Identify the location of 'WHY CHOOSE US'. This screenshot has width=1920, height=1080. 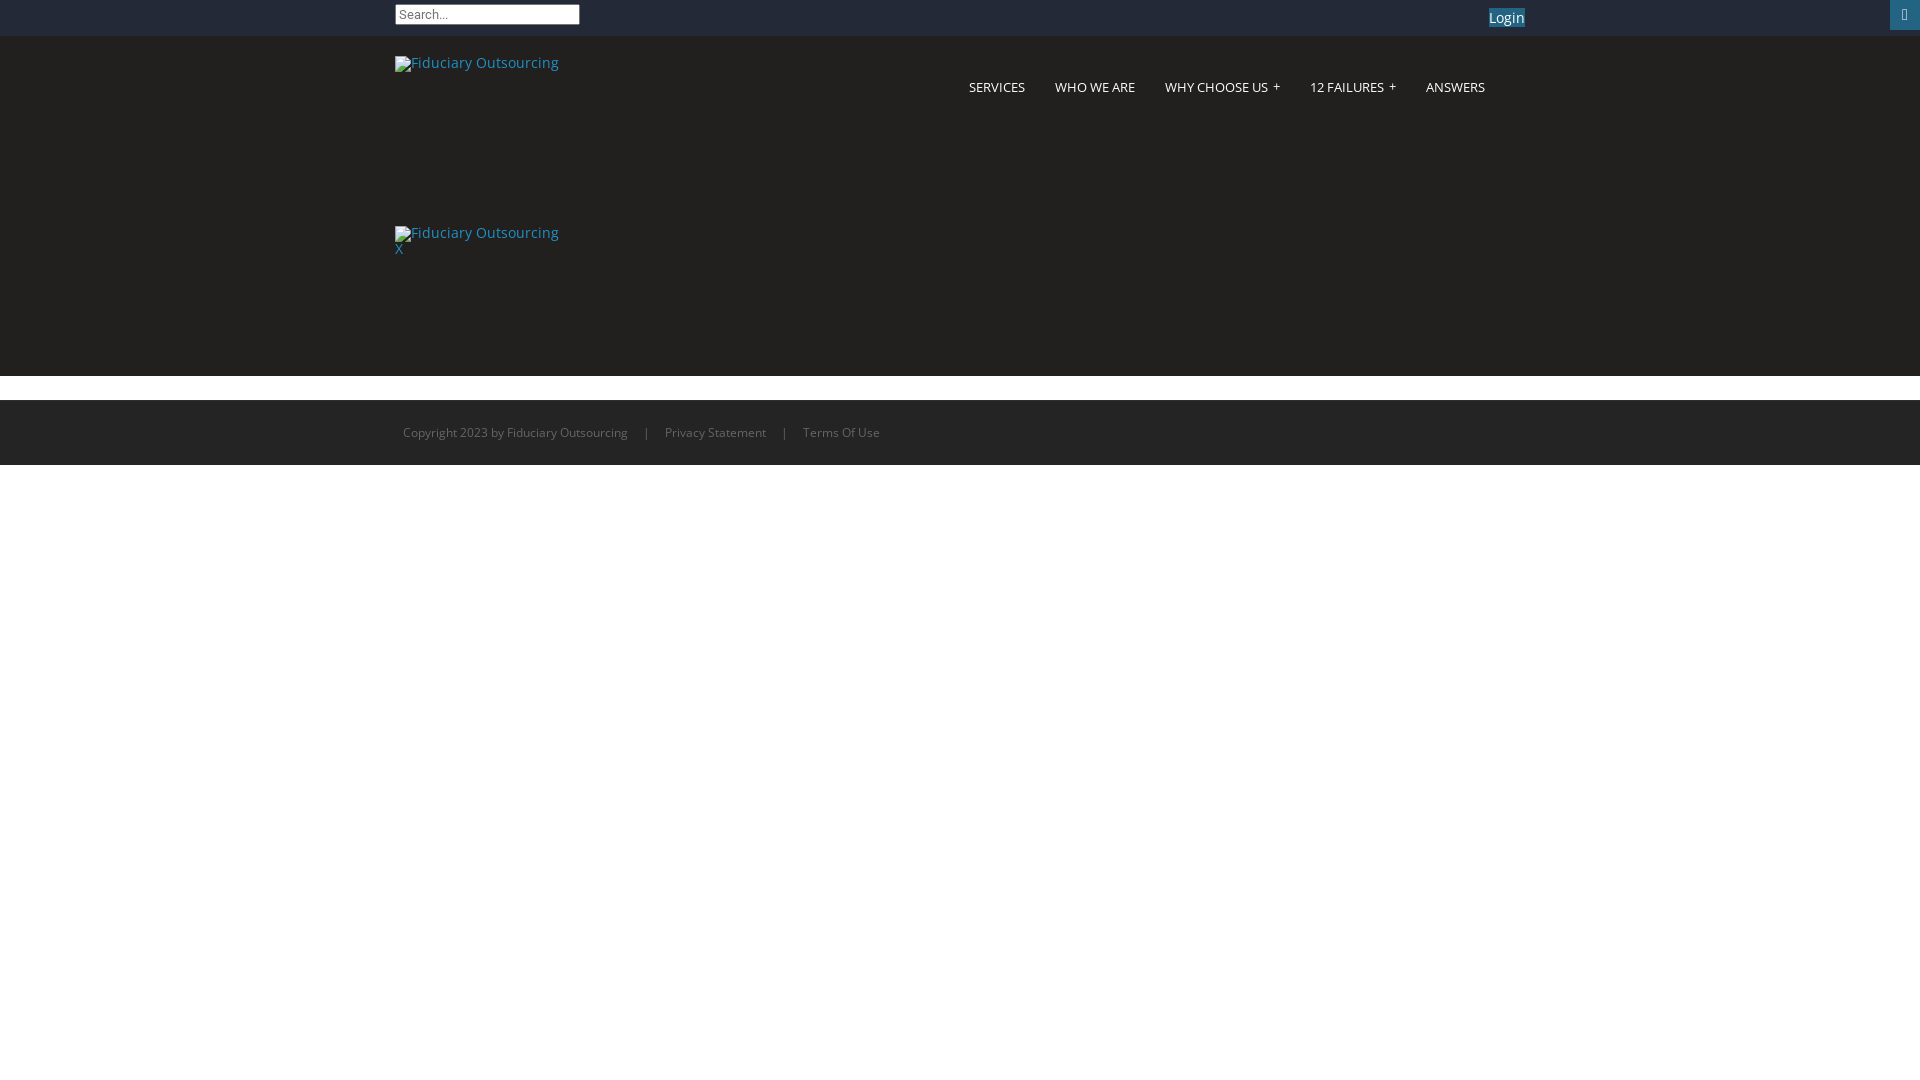
(1221, 86).